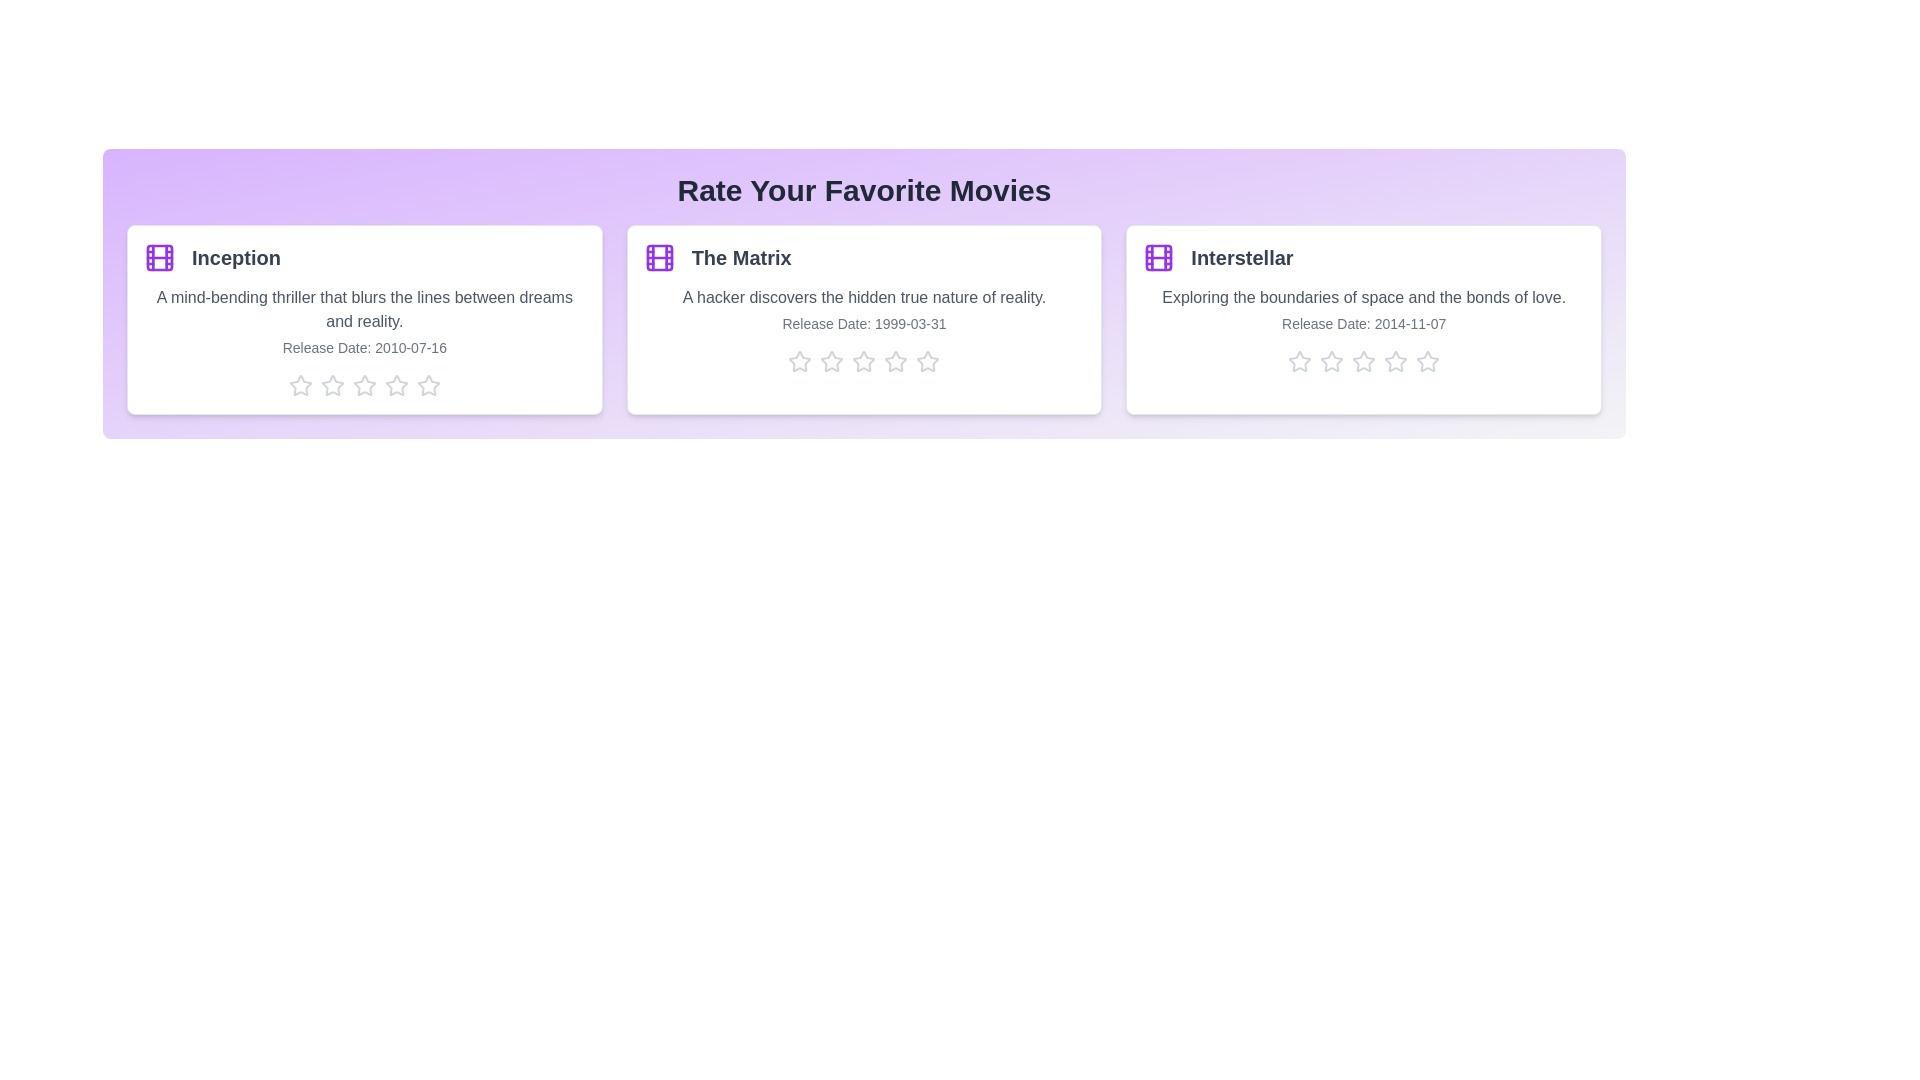 The height and width of the screenshot is (1080, 1920). Describe the element at coordinates (864, 362) in the screenshot. I see `the star corresponding to 3 stars for the movie The Matrix` at that location.